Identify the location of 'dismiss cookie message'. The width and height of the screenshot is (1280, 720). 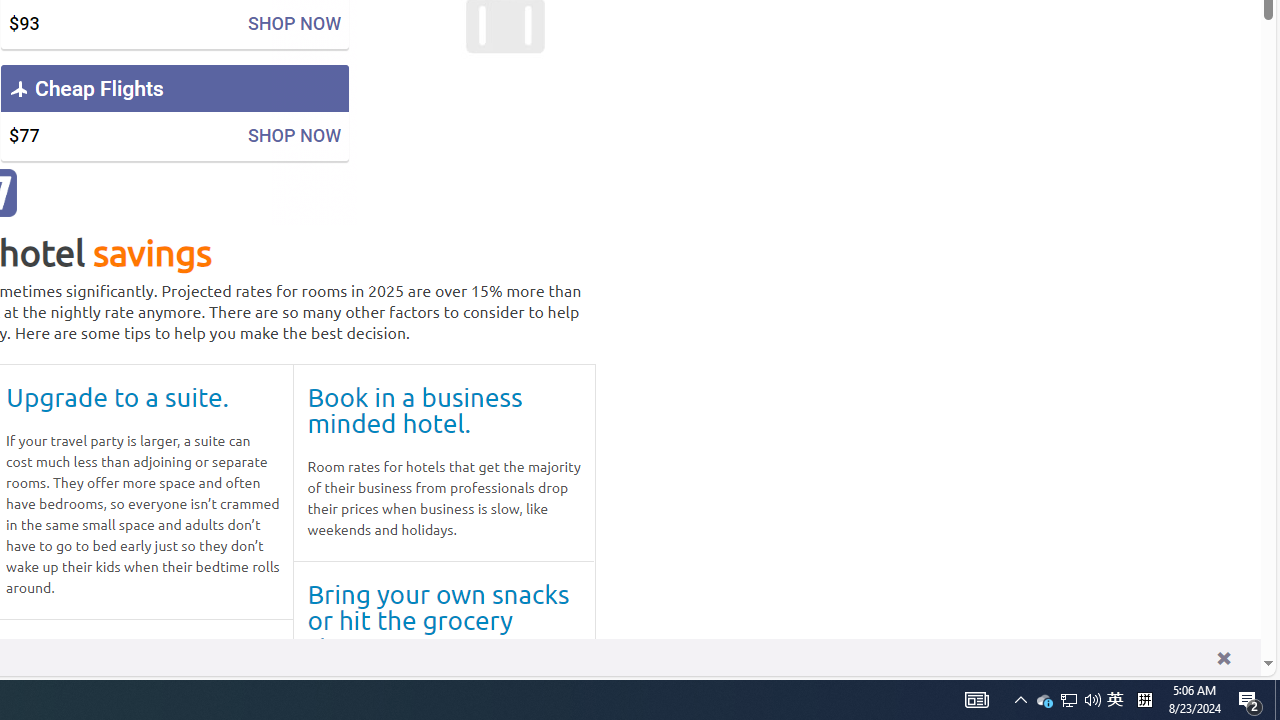
(1222, 657).